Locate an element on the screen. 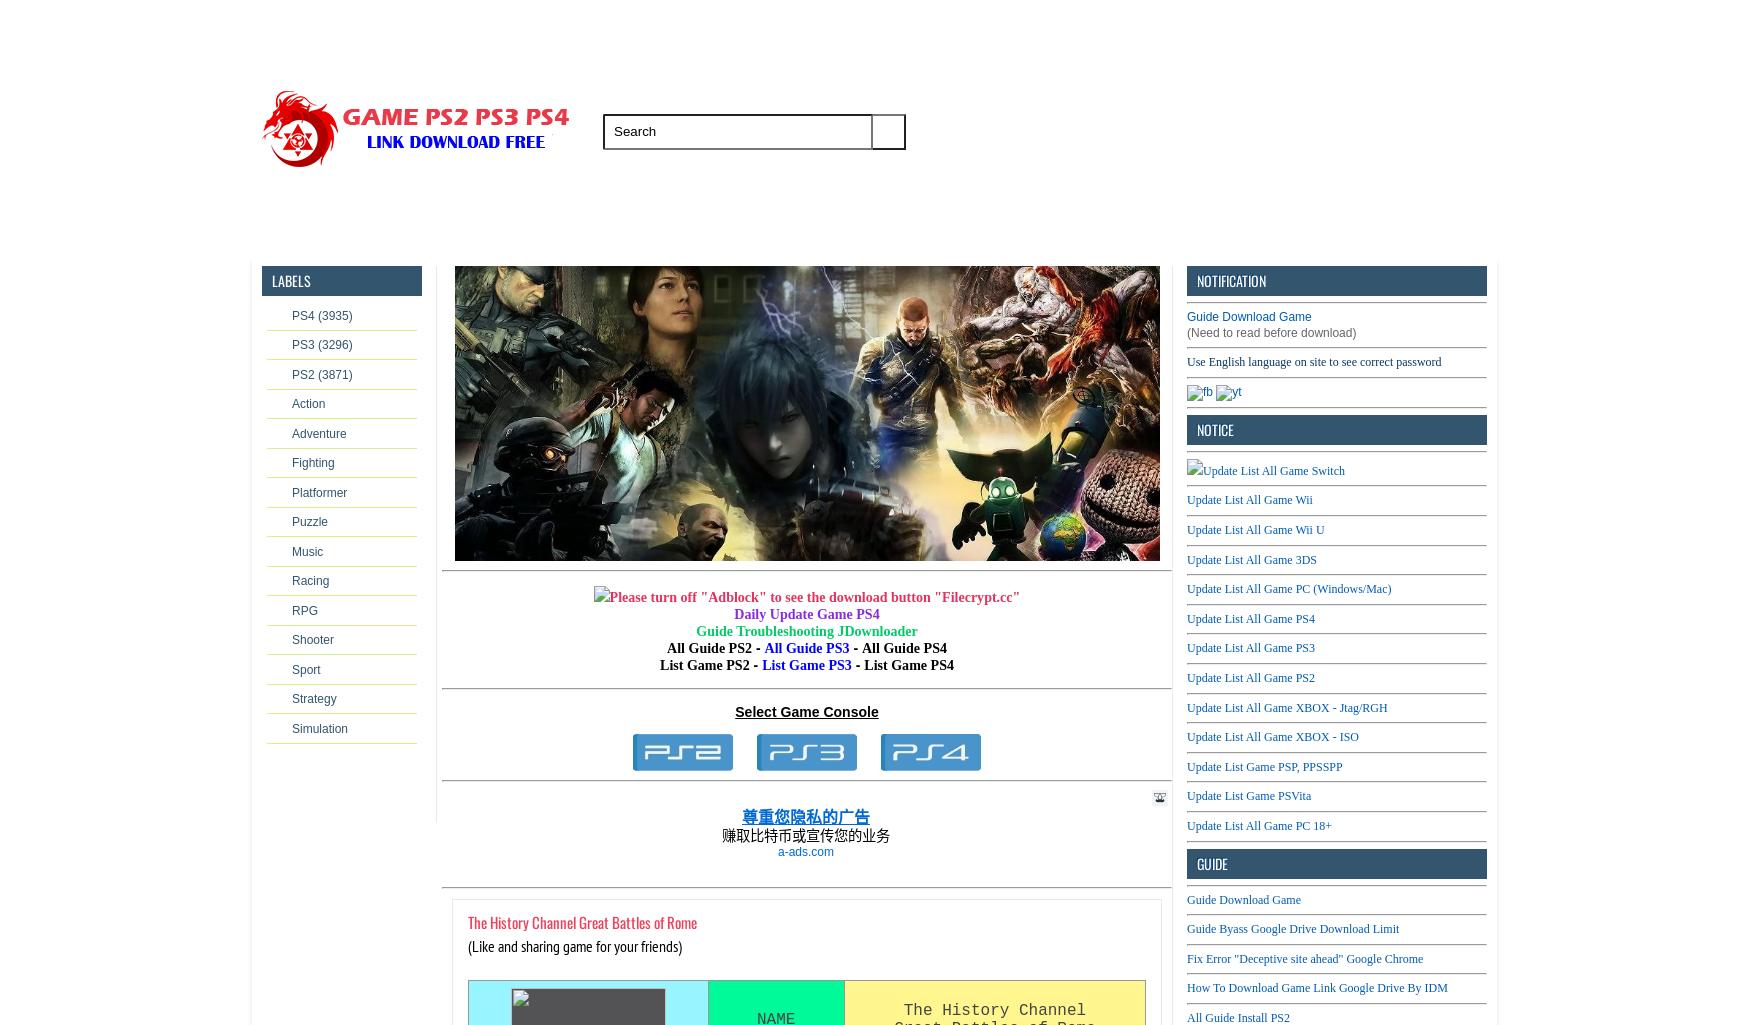  'Fix Error "Deceptive site ahead" Google Chrome' is located at coordinates (1304, 957).